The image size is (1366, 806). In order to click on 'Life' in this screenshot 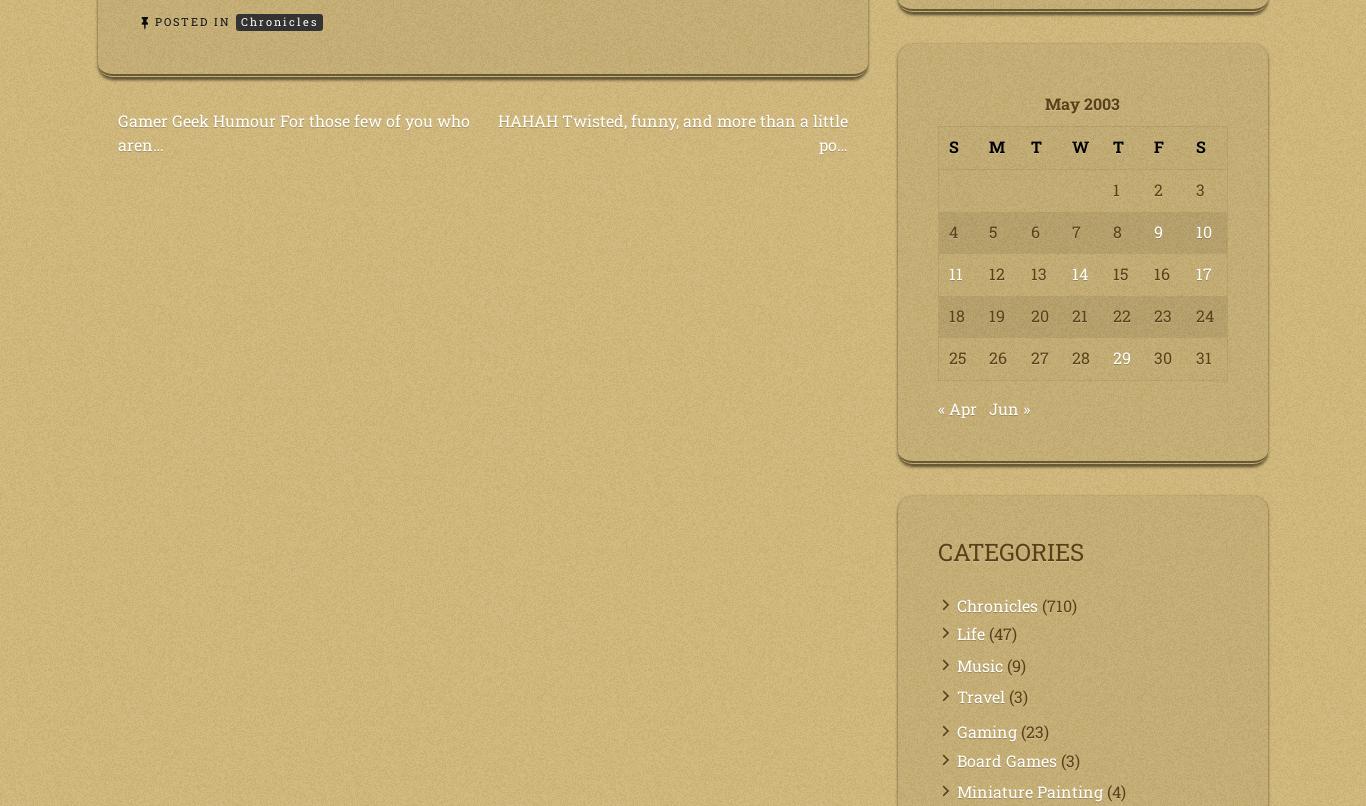, I will do `click(970, 632)`.